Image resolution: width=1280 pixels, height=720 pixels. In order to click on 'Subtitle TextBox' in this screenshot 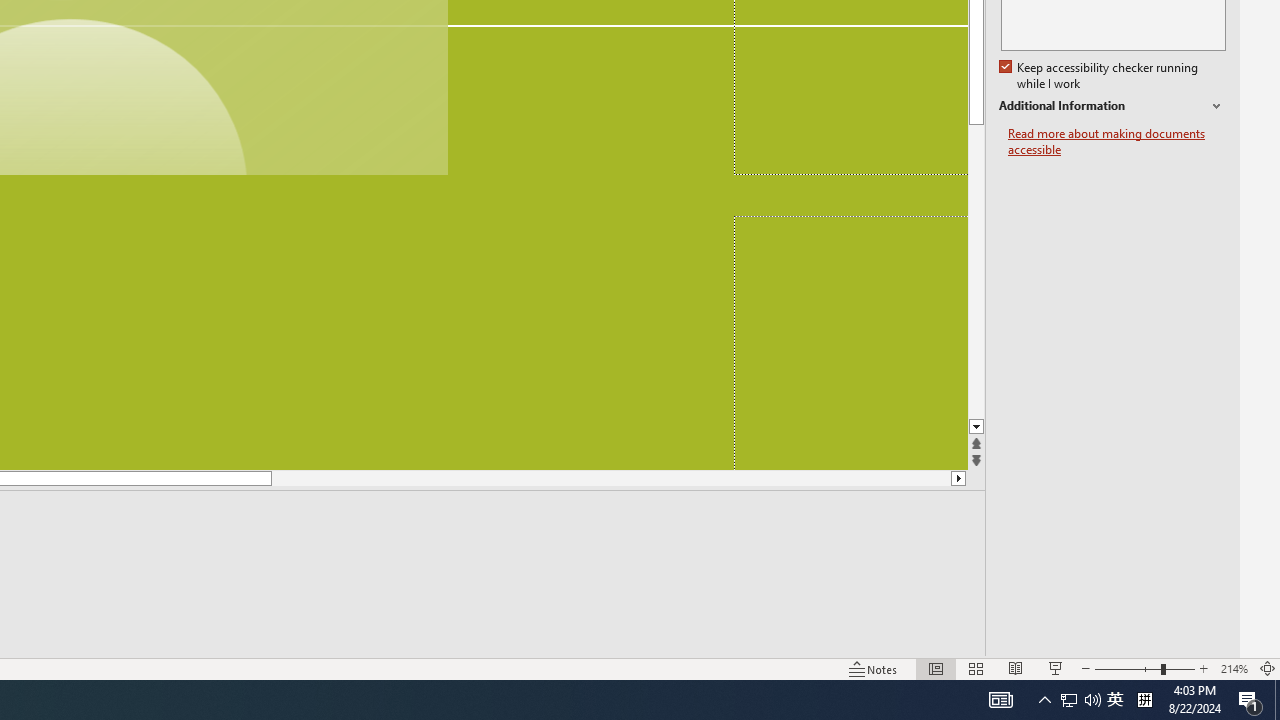, I will do `click(850, 342)`.